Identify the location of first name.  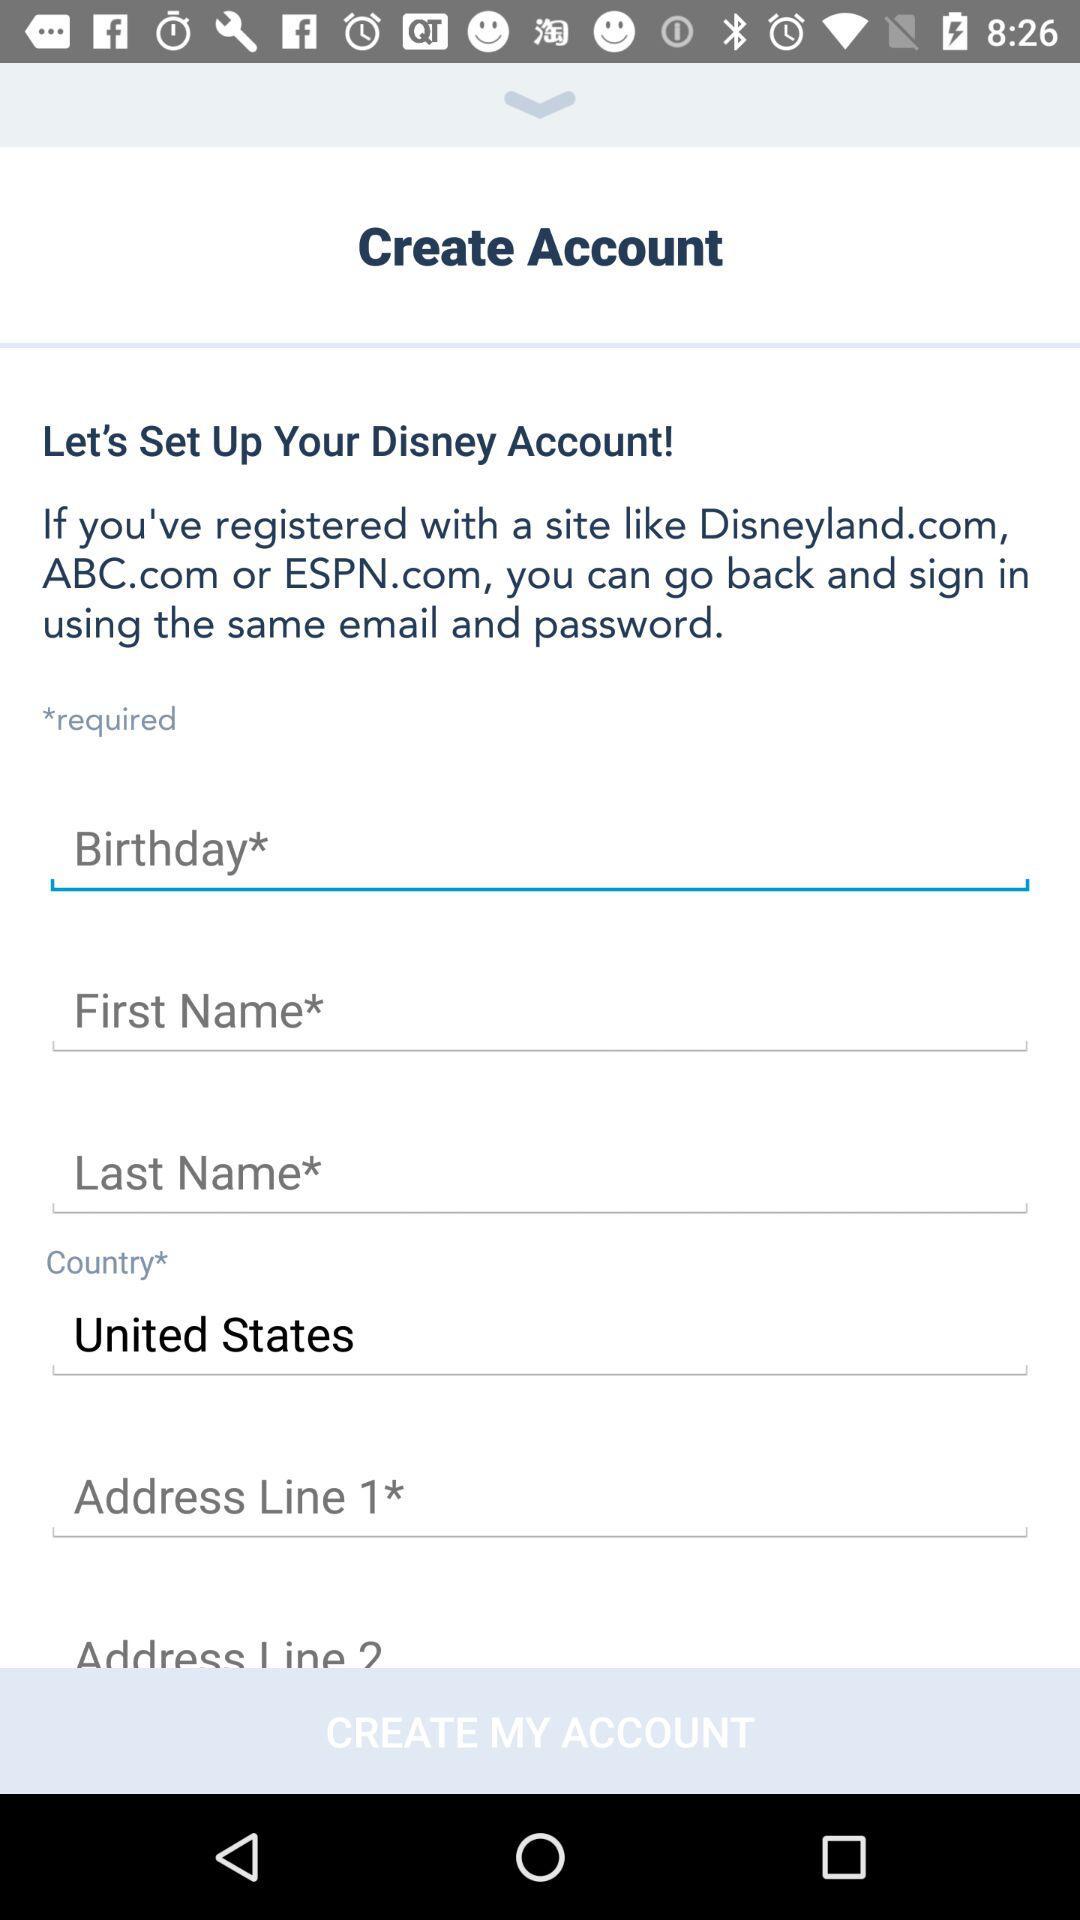
(540, 1010).